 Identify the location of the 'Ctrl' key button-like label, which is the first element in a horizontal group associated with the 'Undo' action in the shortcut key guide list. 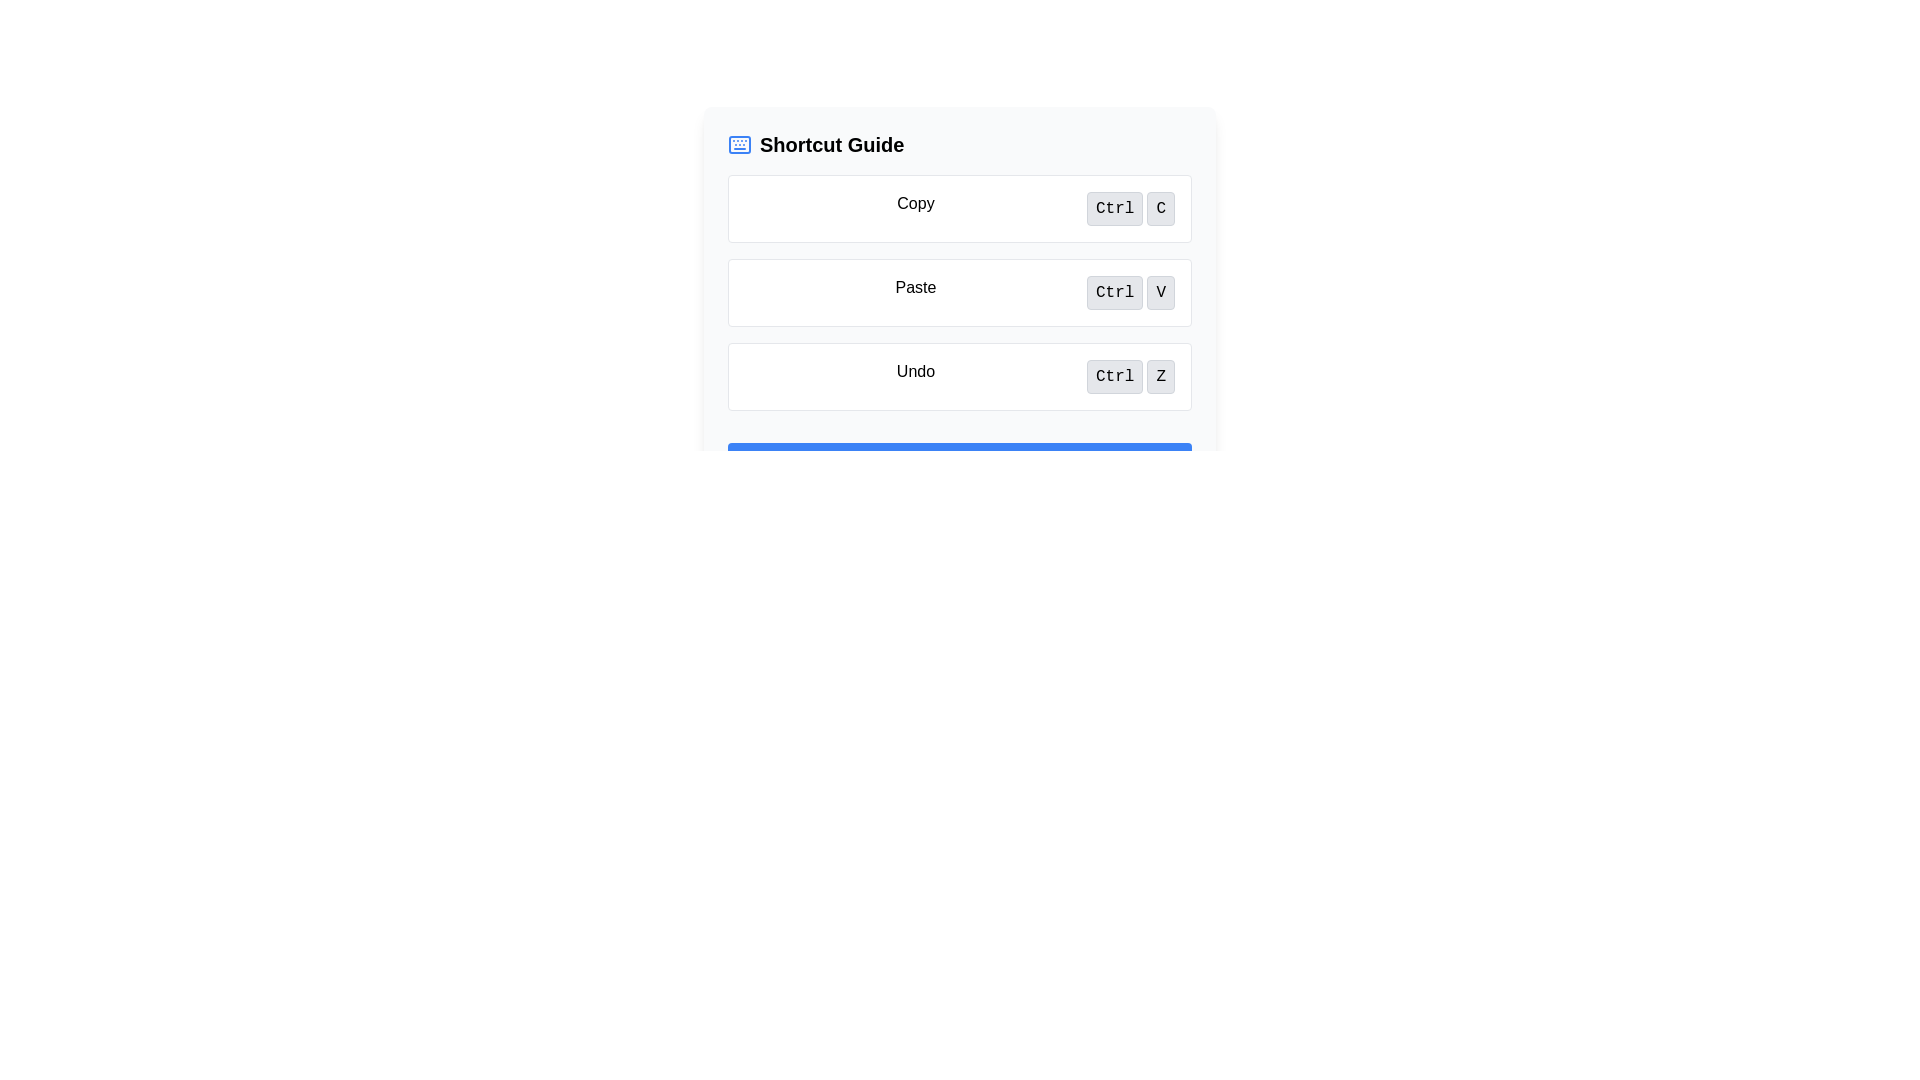
(1114, 377).